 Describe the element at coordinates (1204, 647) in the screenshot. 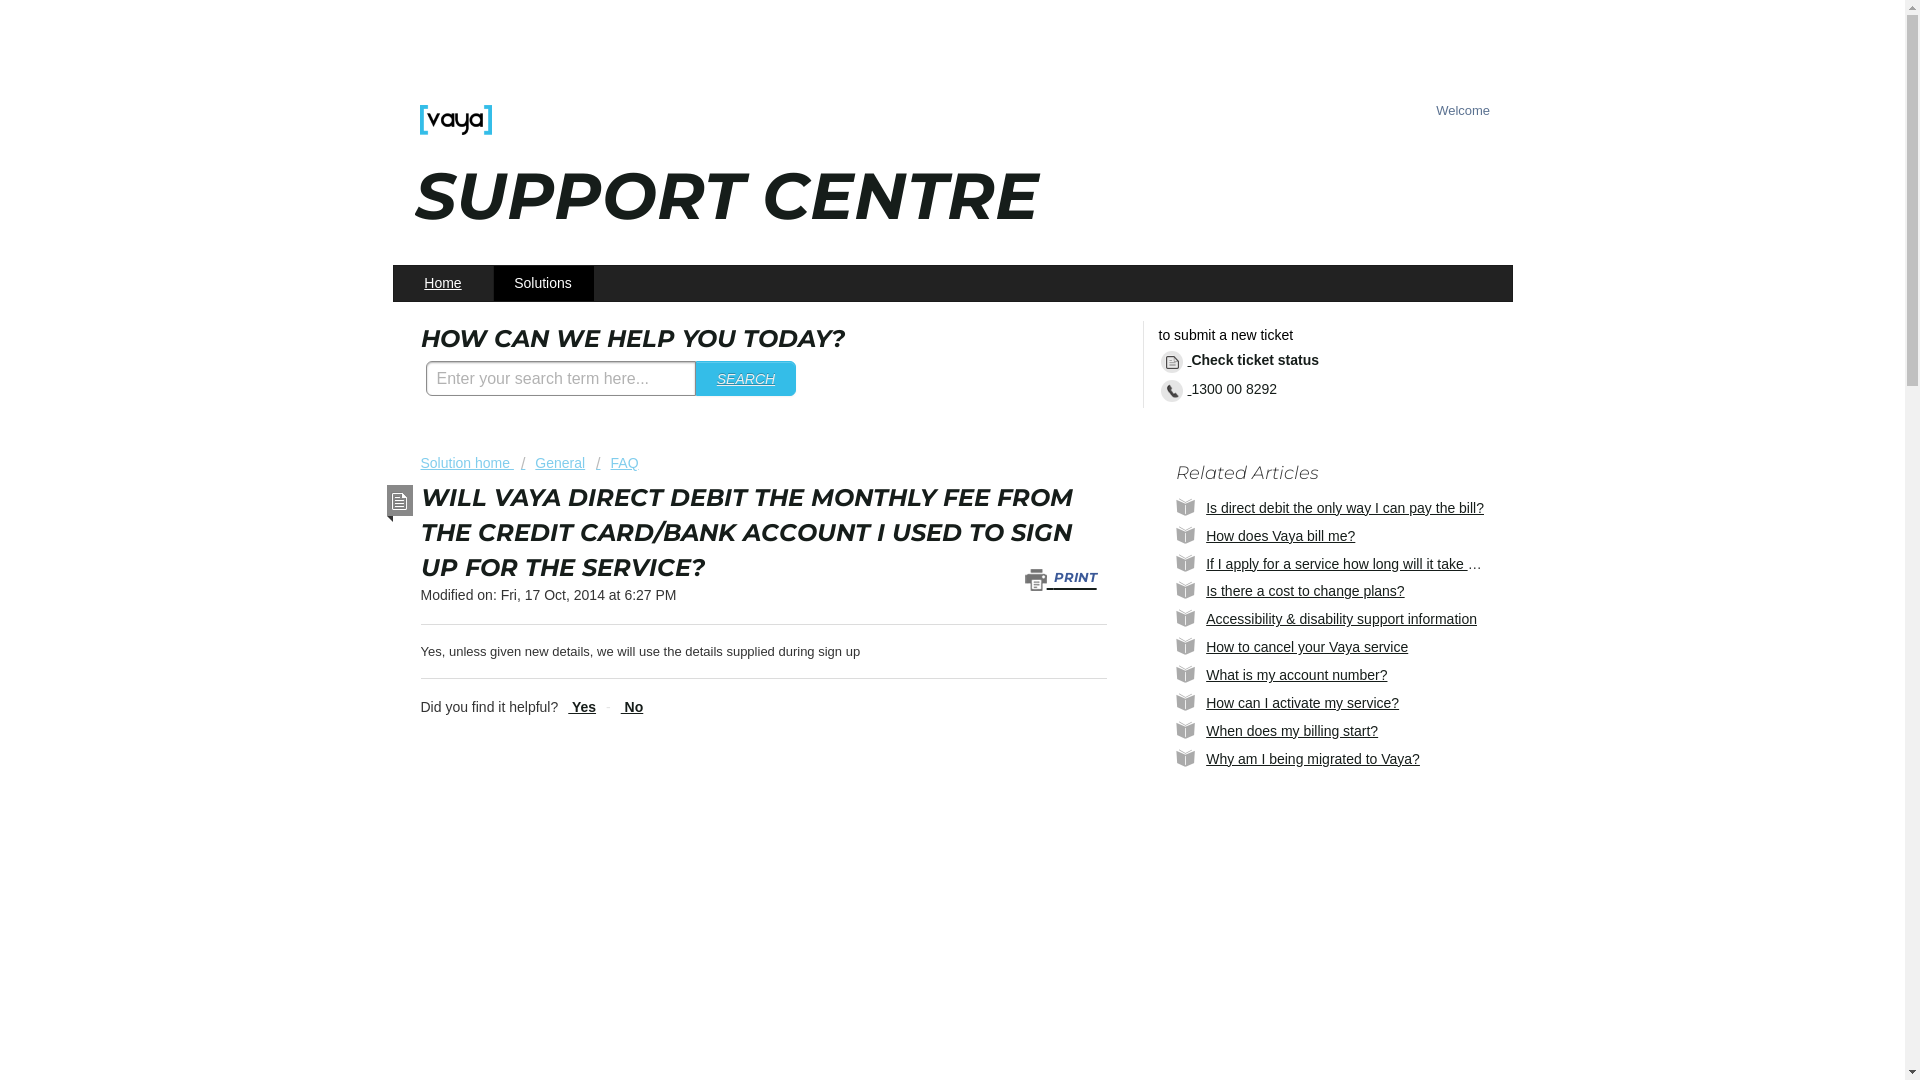

I see `'How to cancel your Vaya service'` at that location.